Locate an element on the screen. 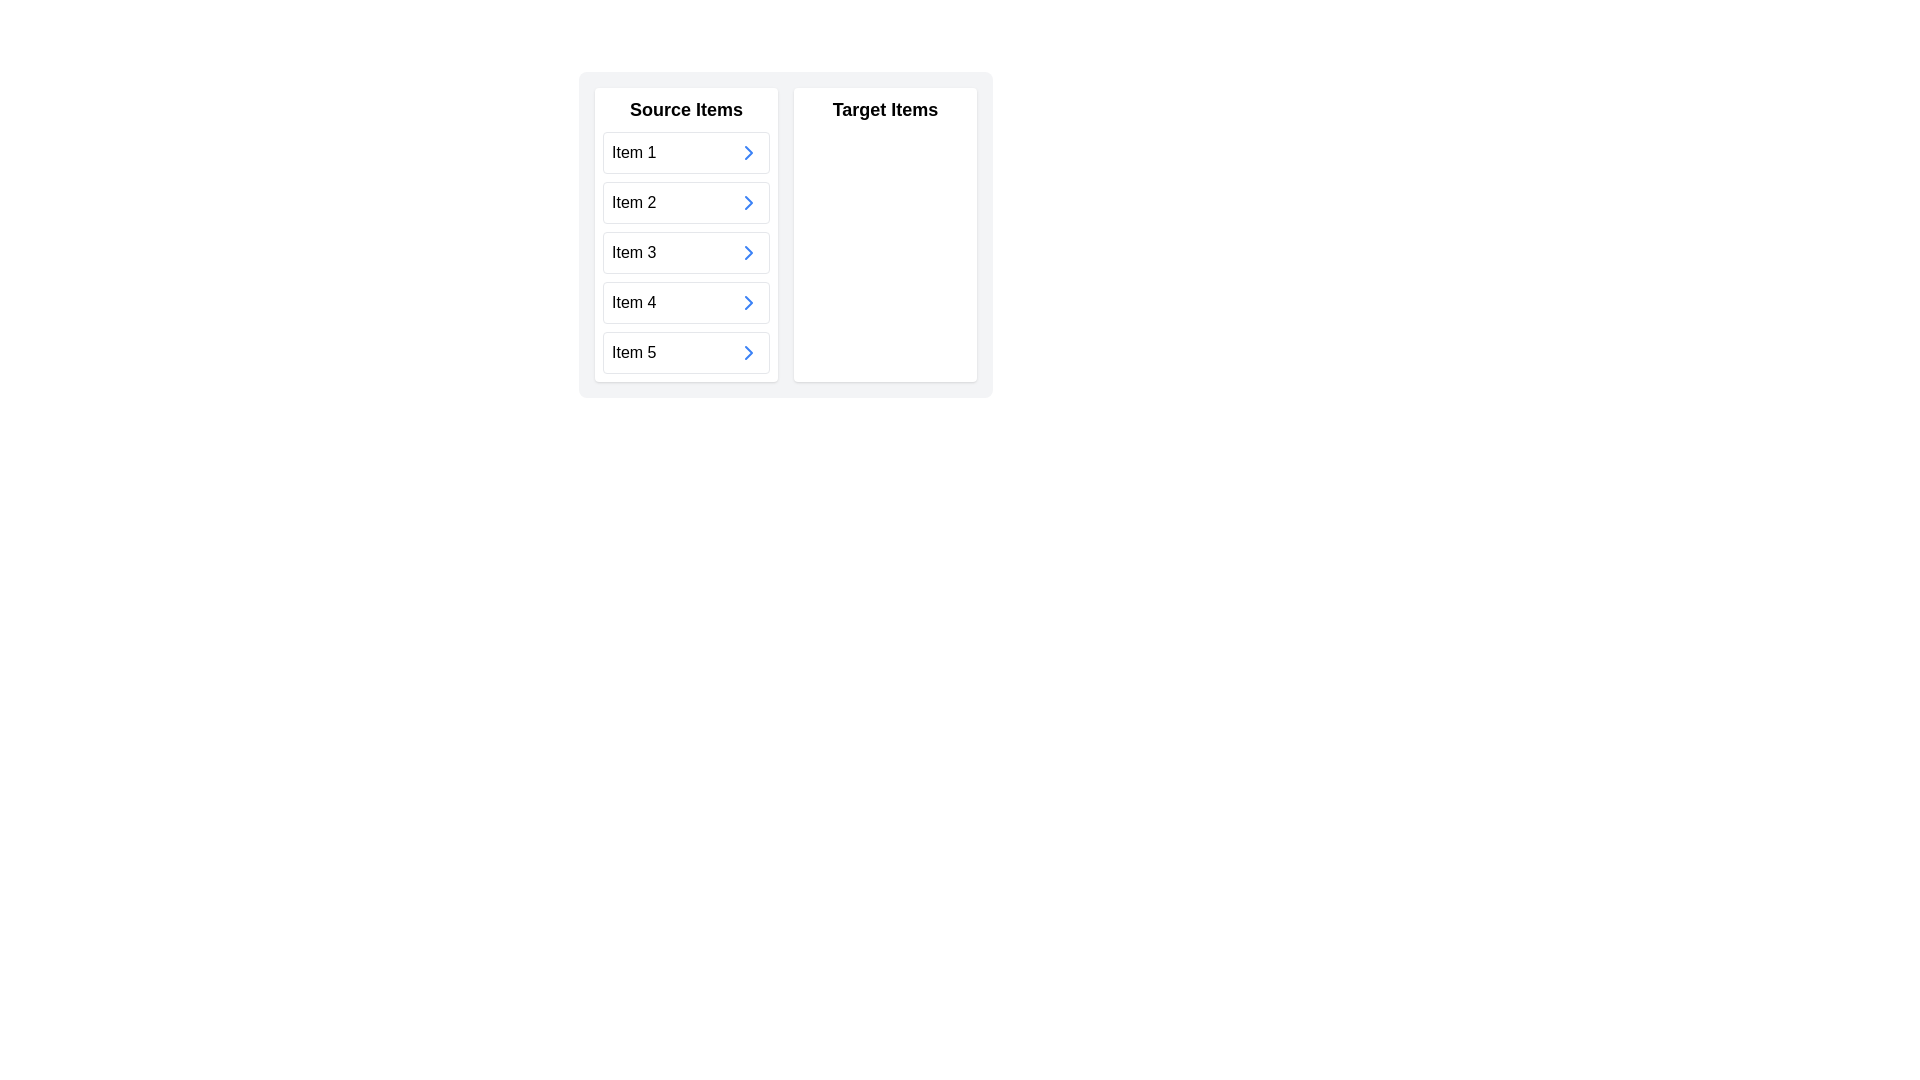 The image size is (1920, 1080). the static text label displaying 'Item 1' in the 'Source Items' column, which is the first element in the vertical list is located at coordinates (633, 152).